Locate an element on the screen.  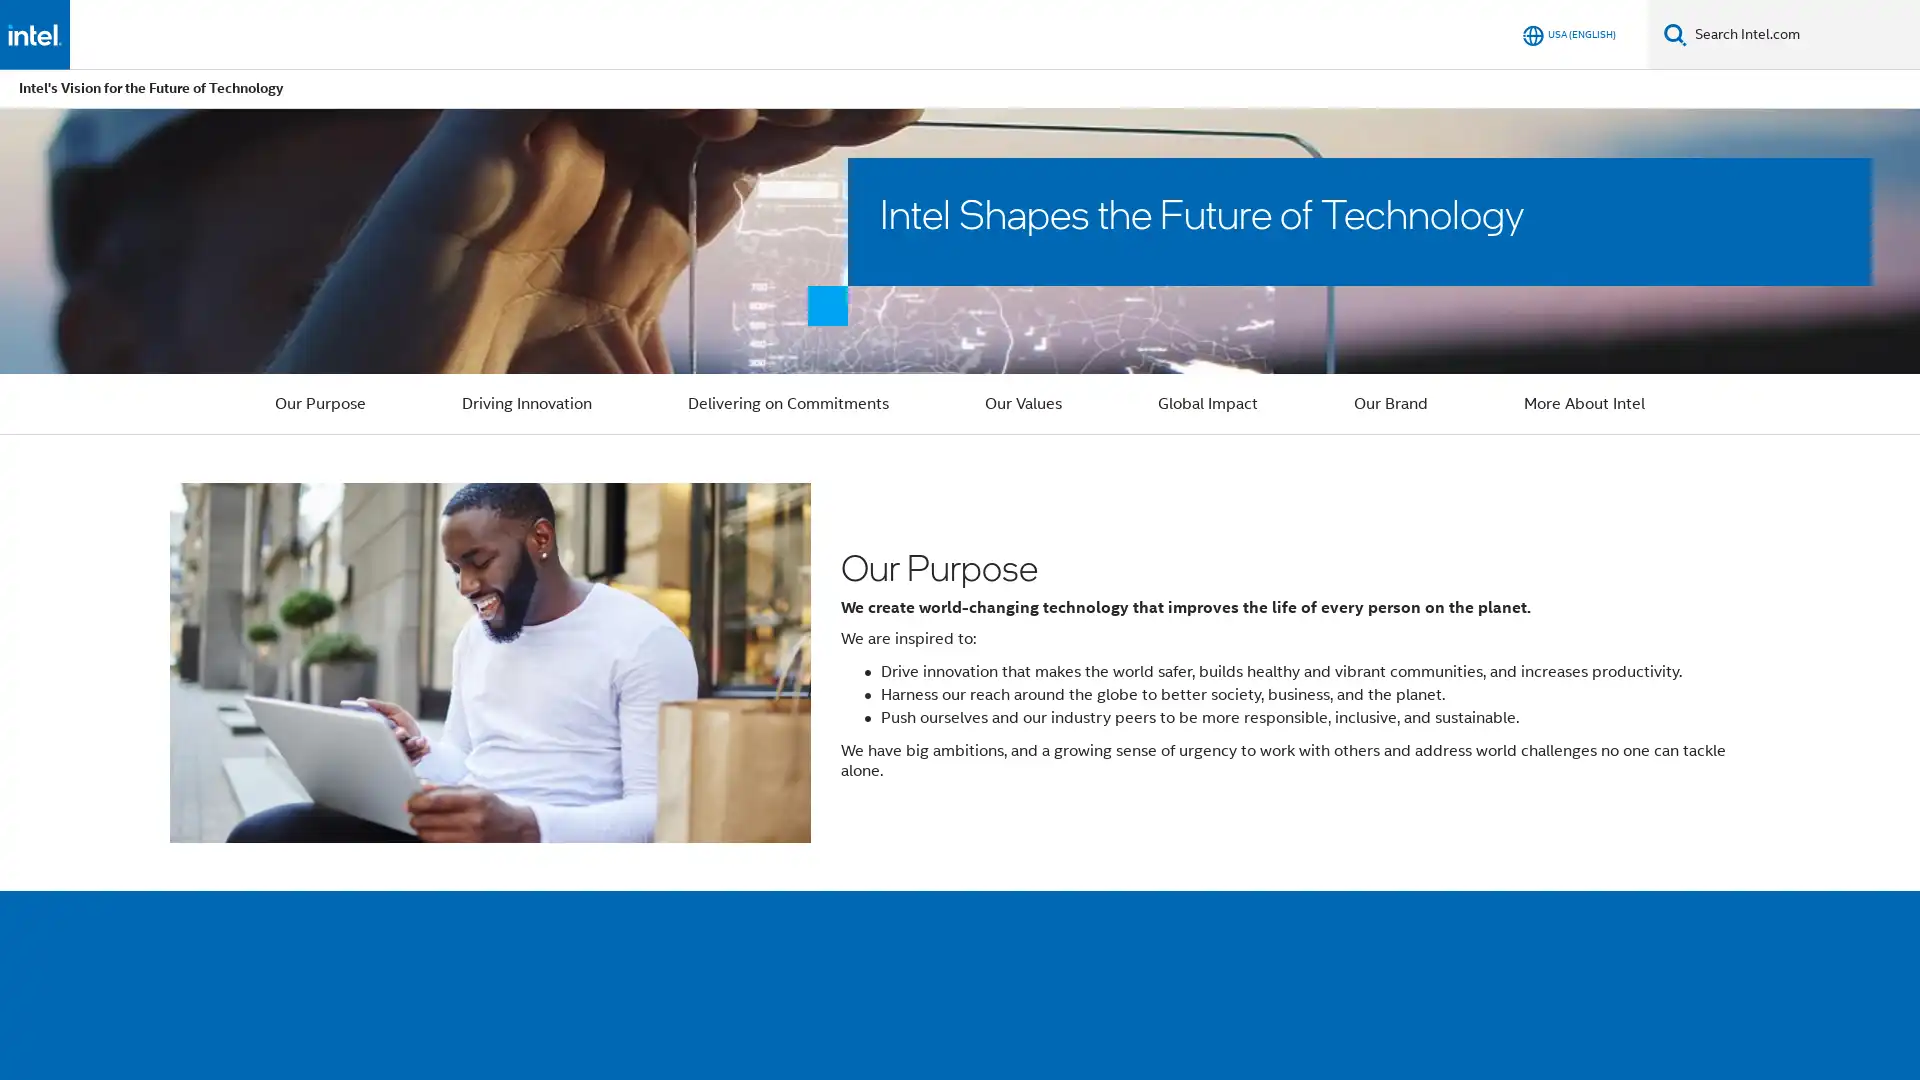
USA (English) is located at coordinates (1568, 34).